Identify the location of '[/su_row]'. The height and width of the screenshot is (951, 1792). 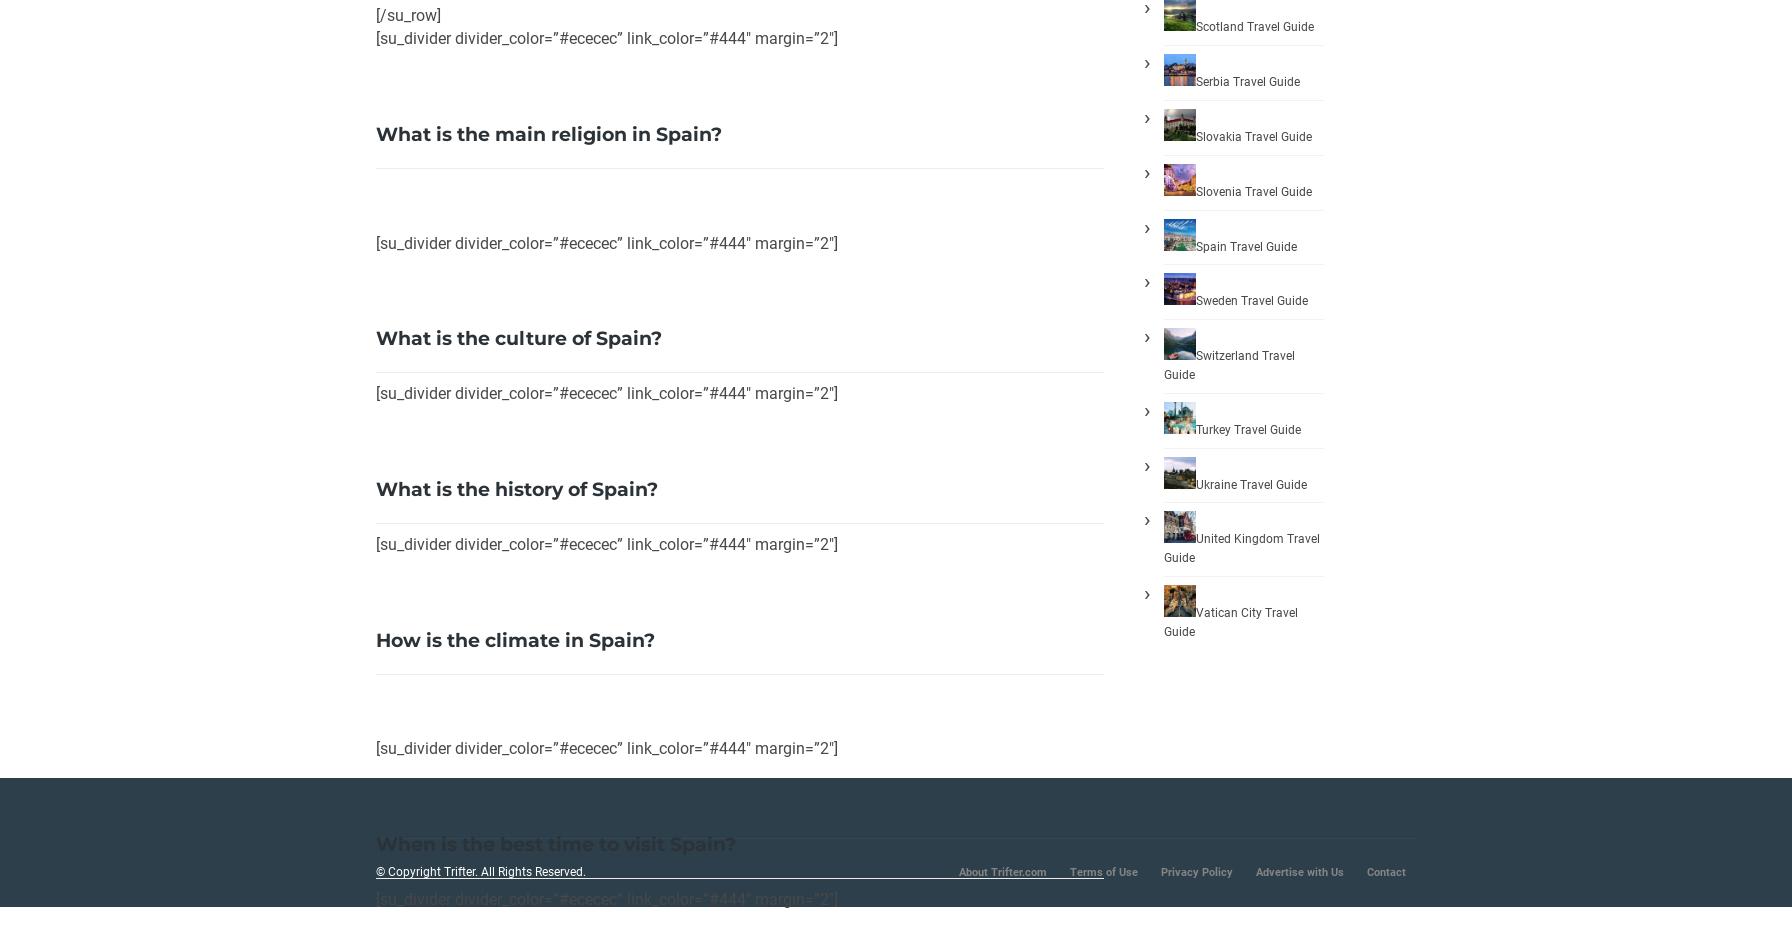
(408, 15).